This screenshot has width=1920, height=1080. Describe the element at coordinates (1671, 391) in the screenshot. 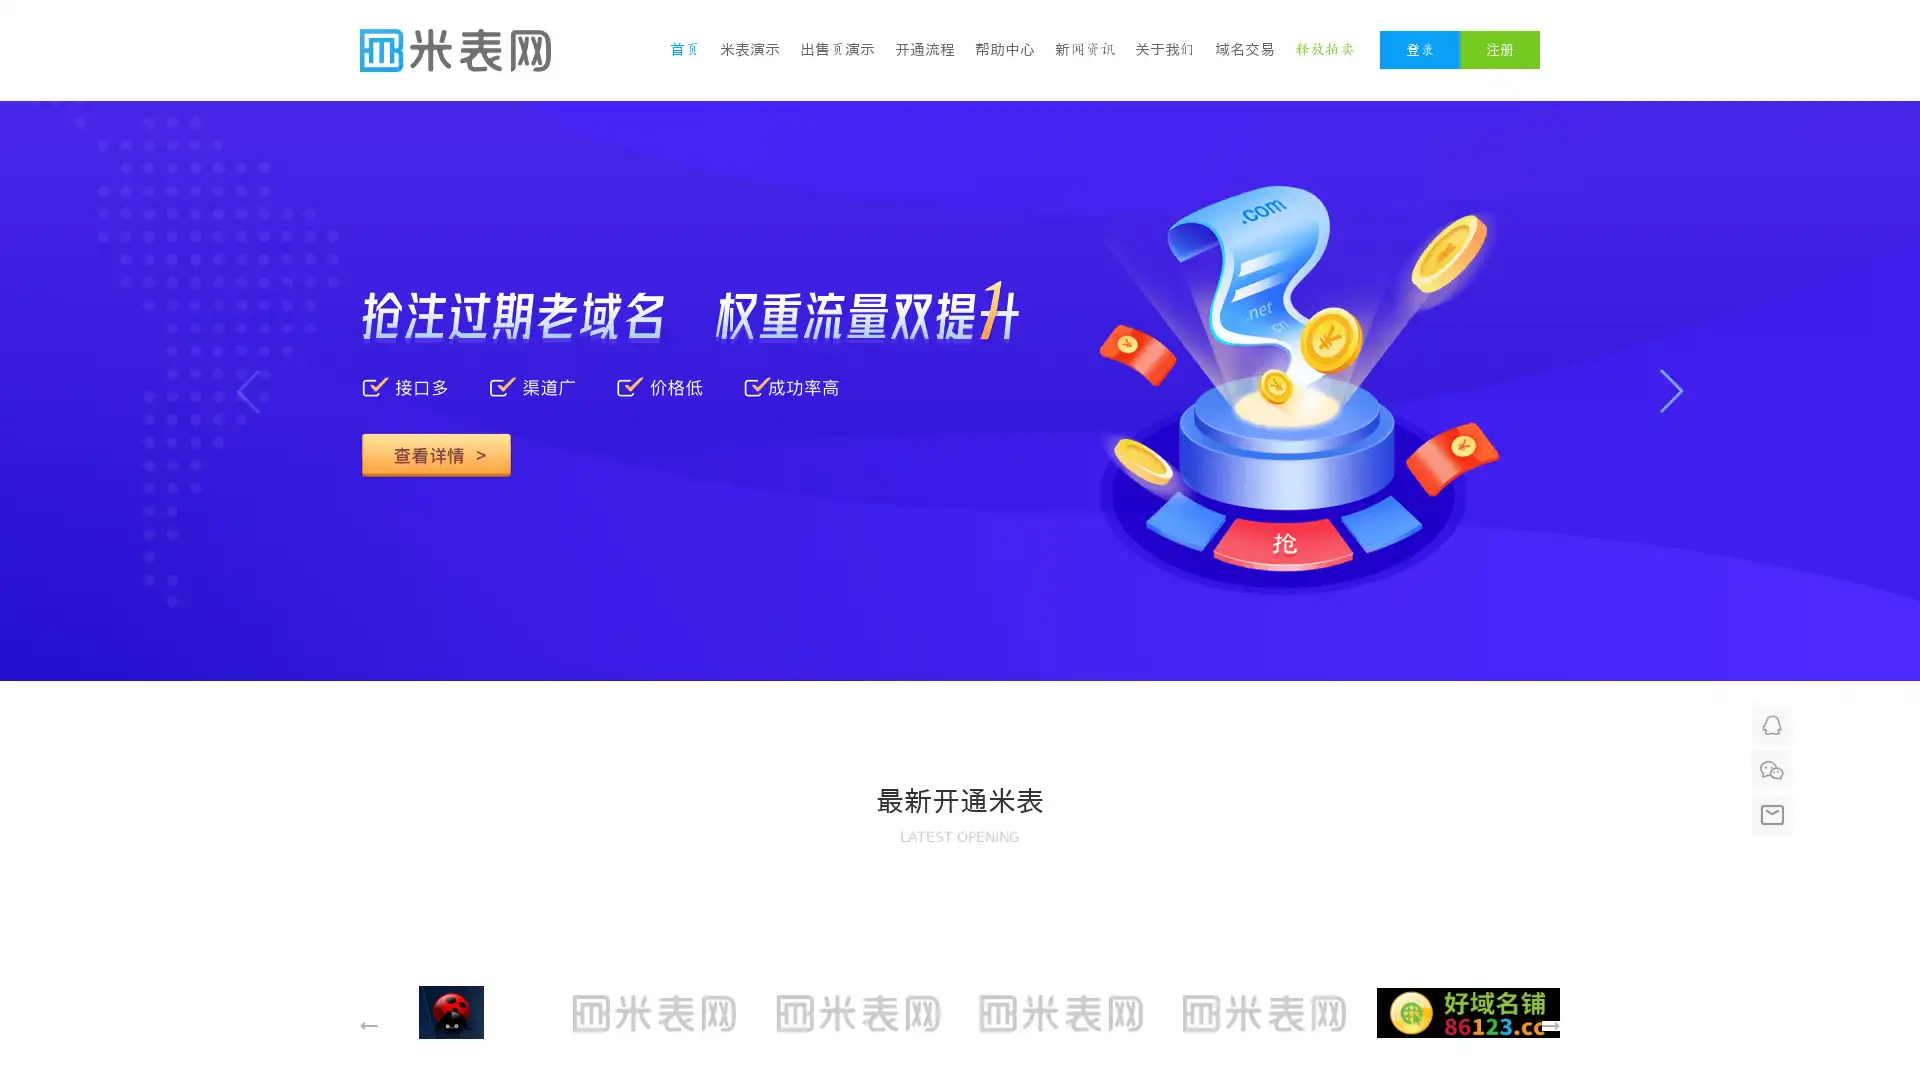

I see `Next slide` at that location.